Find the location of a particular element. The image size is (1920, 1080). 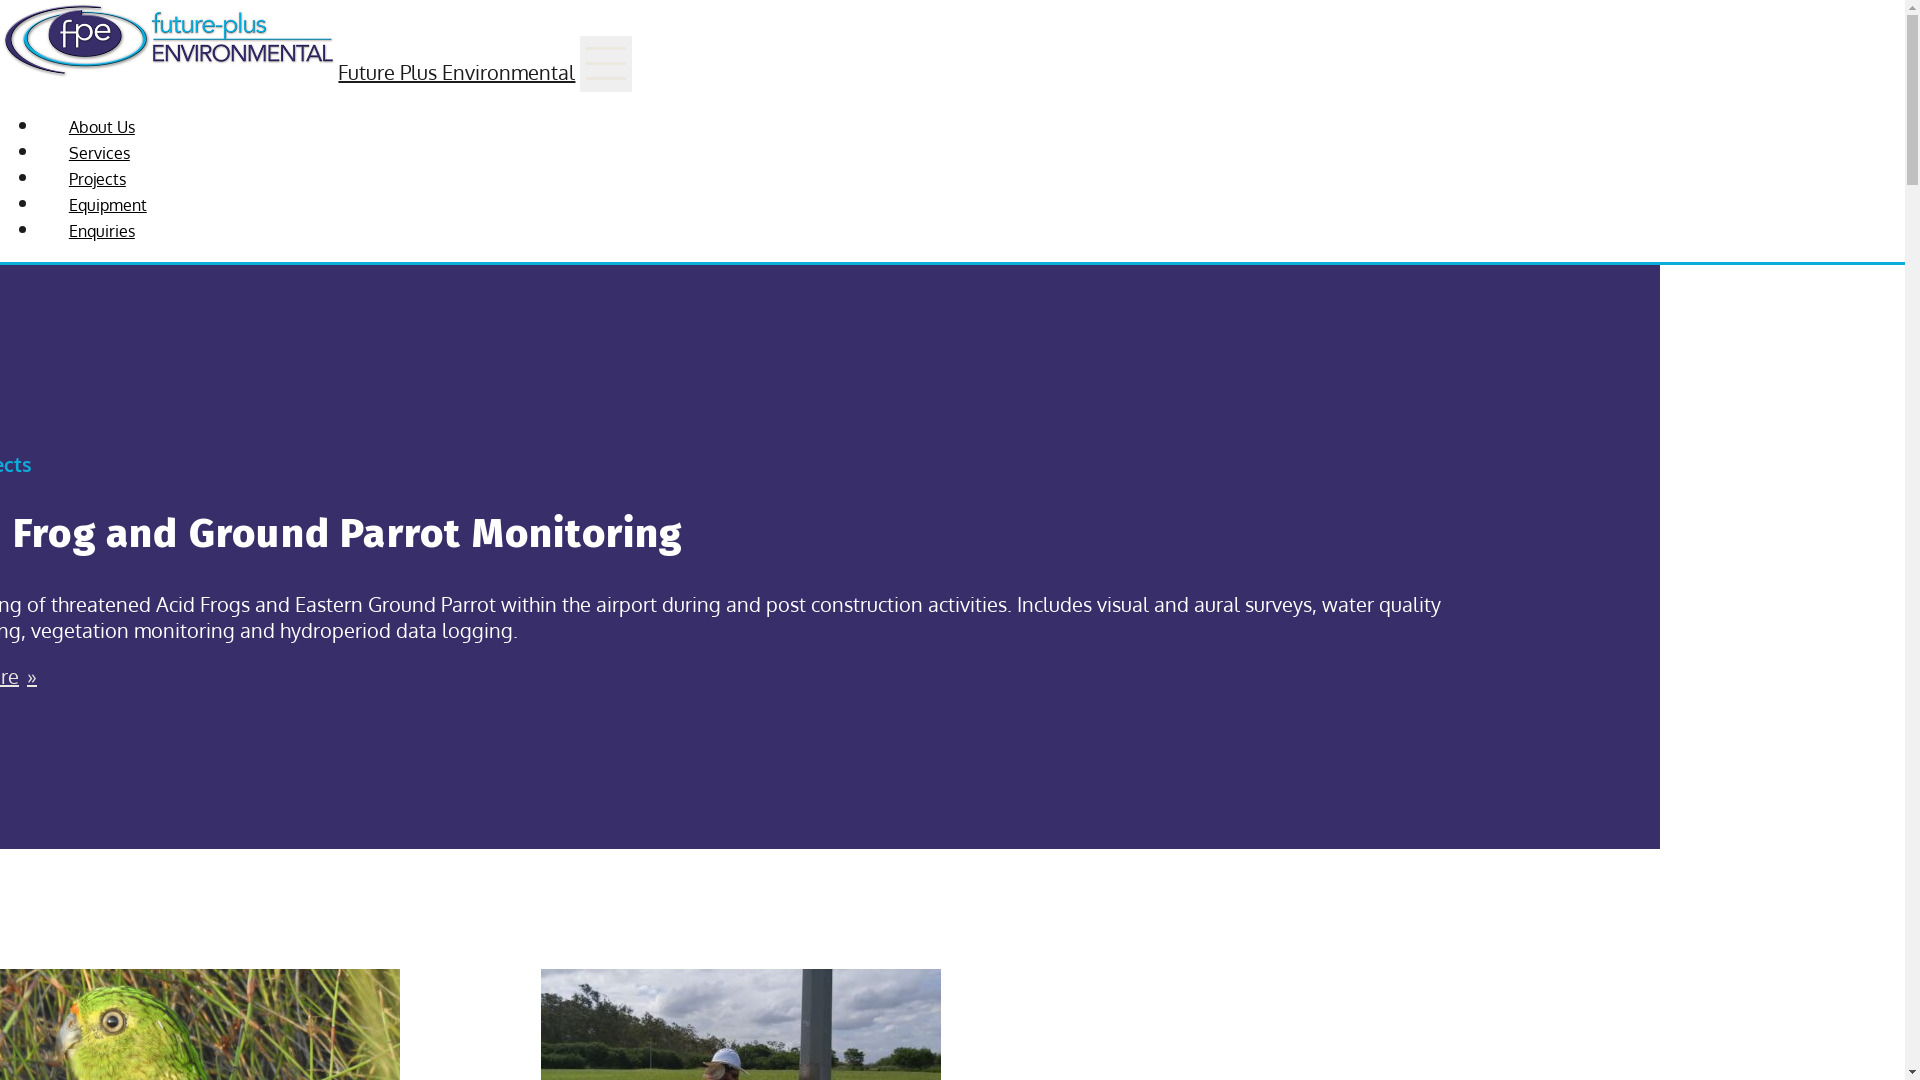

'Equipment' is located at coordinates (106, 204).